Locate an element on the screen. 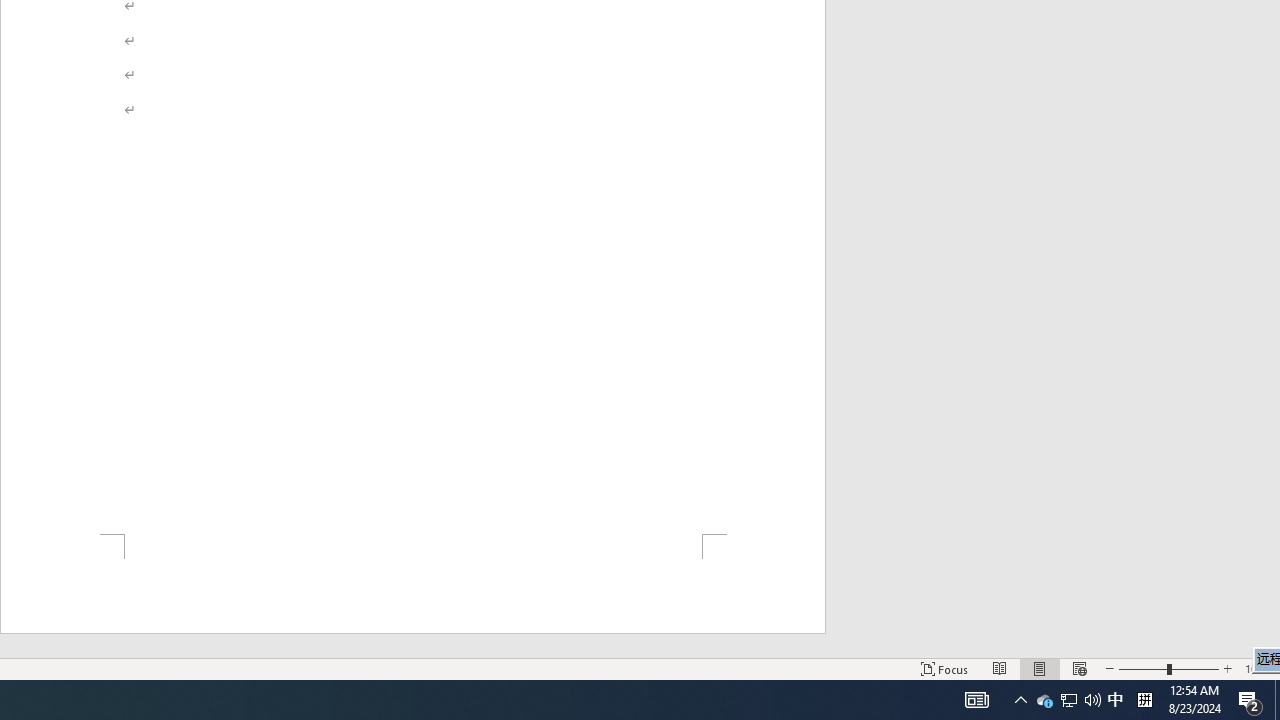  'Zoom 104%' is located at coordinates (1257, 669).